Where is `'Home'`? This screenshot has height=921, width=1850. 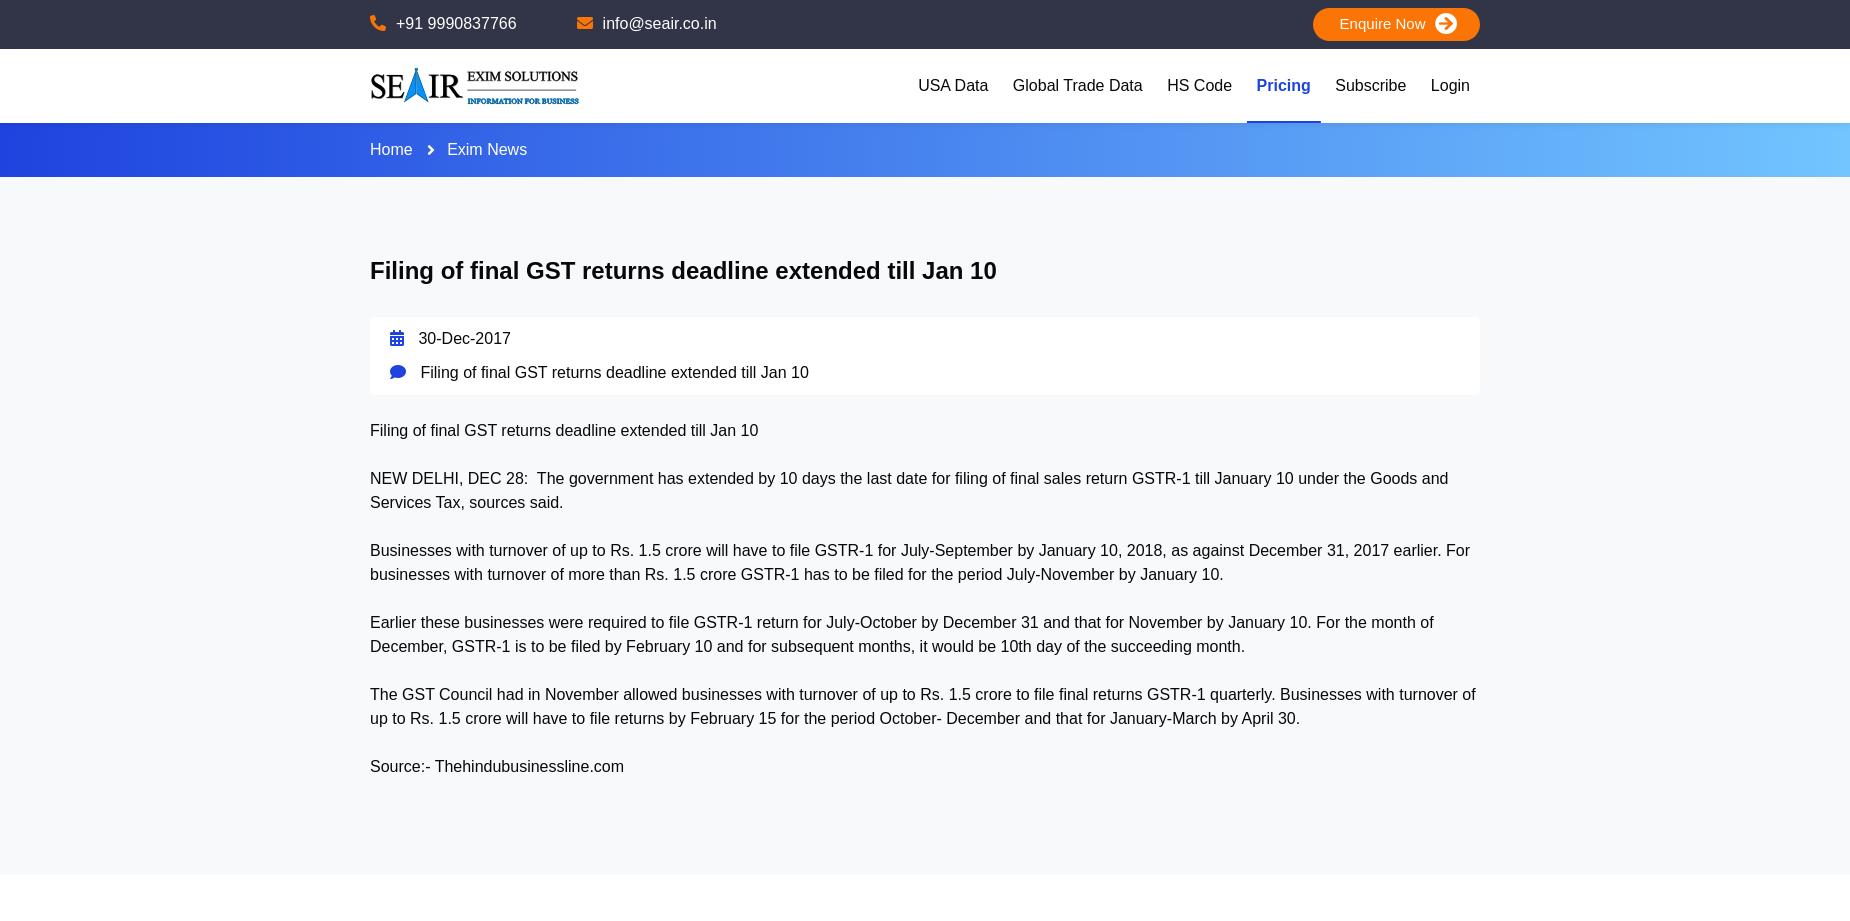
'Home' is located at coordinates (369, 148).